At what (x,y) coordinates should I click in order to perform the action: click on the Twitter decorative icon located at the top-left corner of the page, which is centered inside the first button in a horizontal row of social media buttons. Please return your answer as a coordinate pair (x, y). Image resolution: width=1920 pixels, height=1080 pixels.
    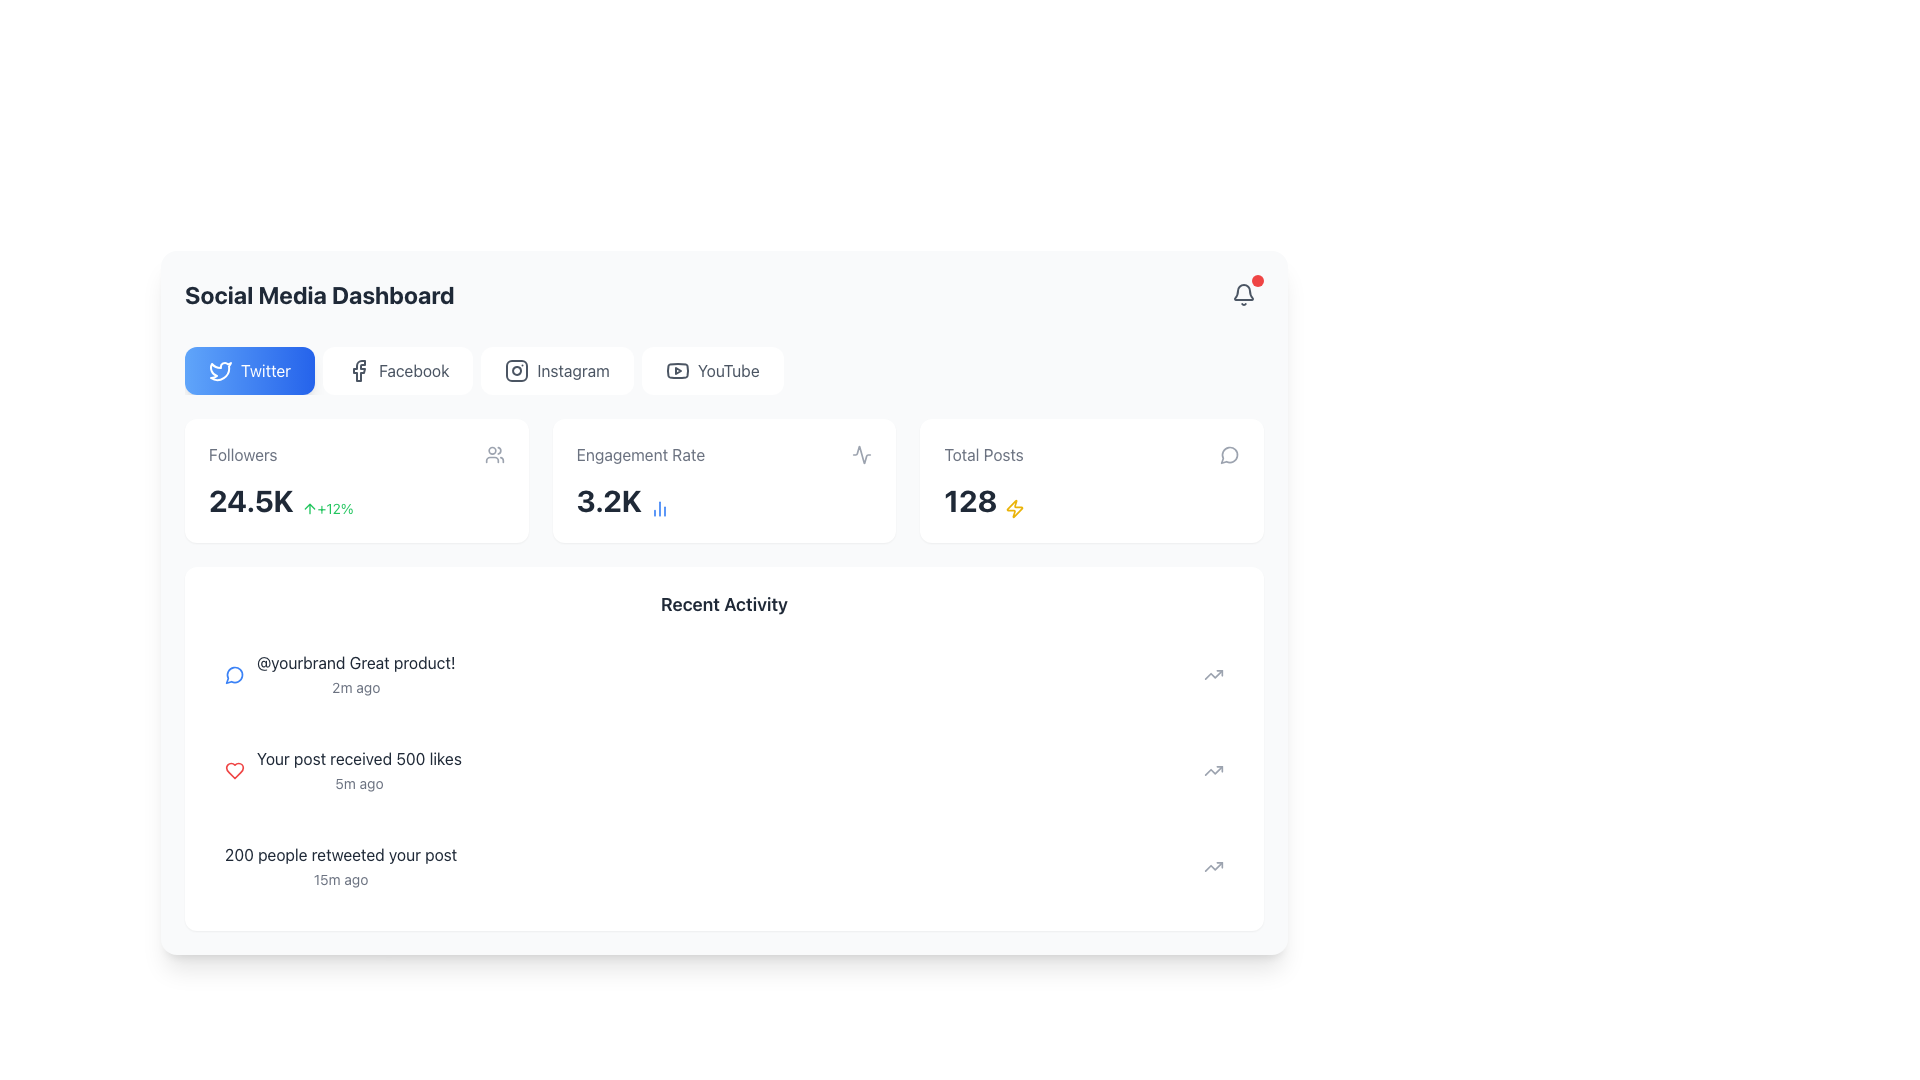
    Looking at the image, I should click on (220, 370).